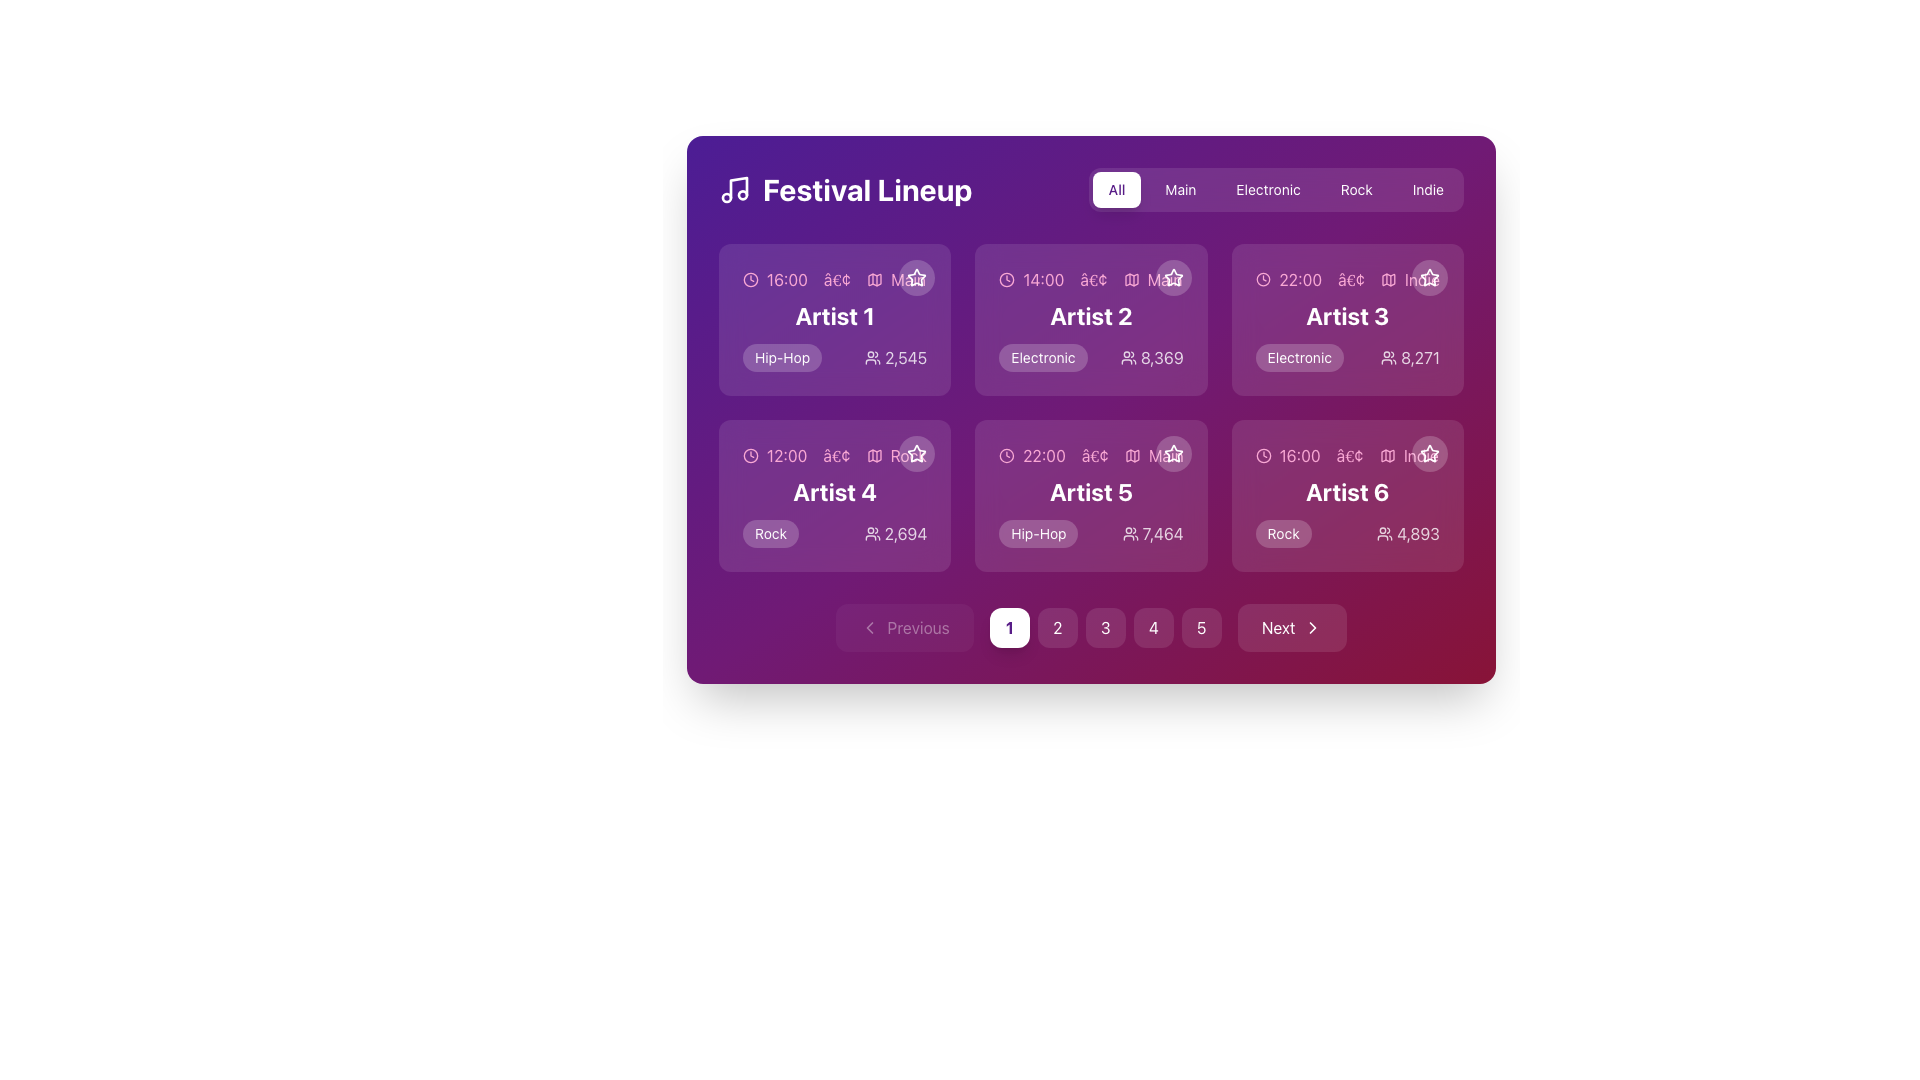  I want to click on the star icon button located in the top-right corner of the card representing 'Artist 2' to mark the artist as favorite, so click(1173, 277).